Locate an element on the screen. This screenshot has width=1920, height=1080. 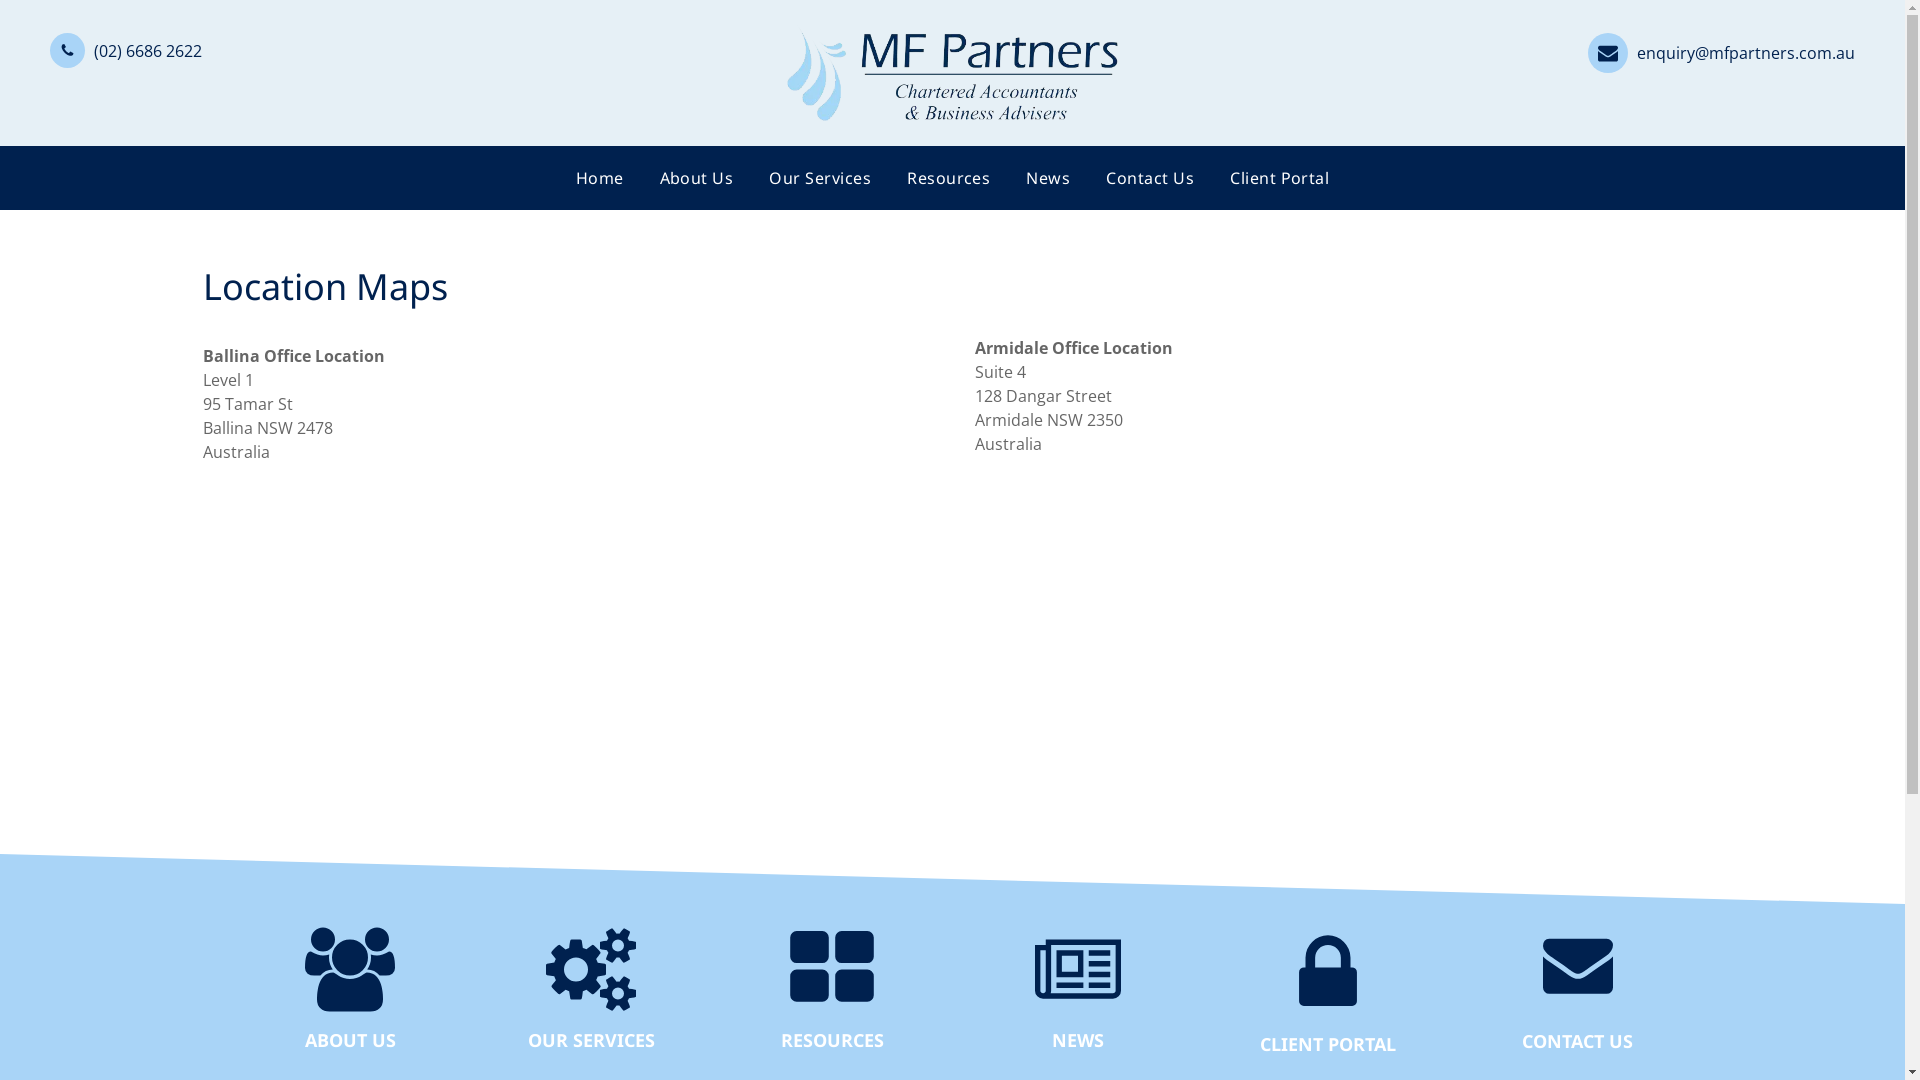
'enquiry@mfpartners.com.au' is located at coordinates (1720, 49).